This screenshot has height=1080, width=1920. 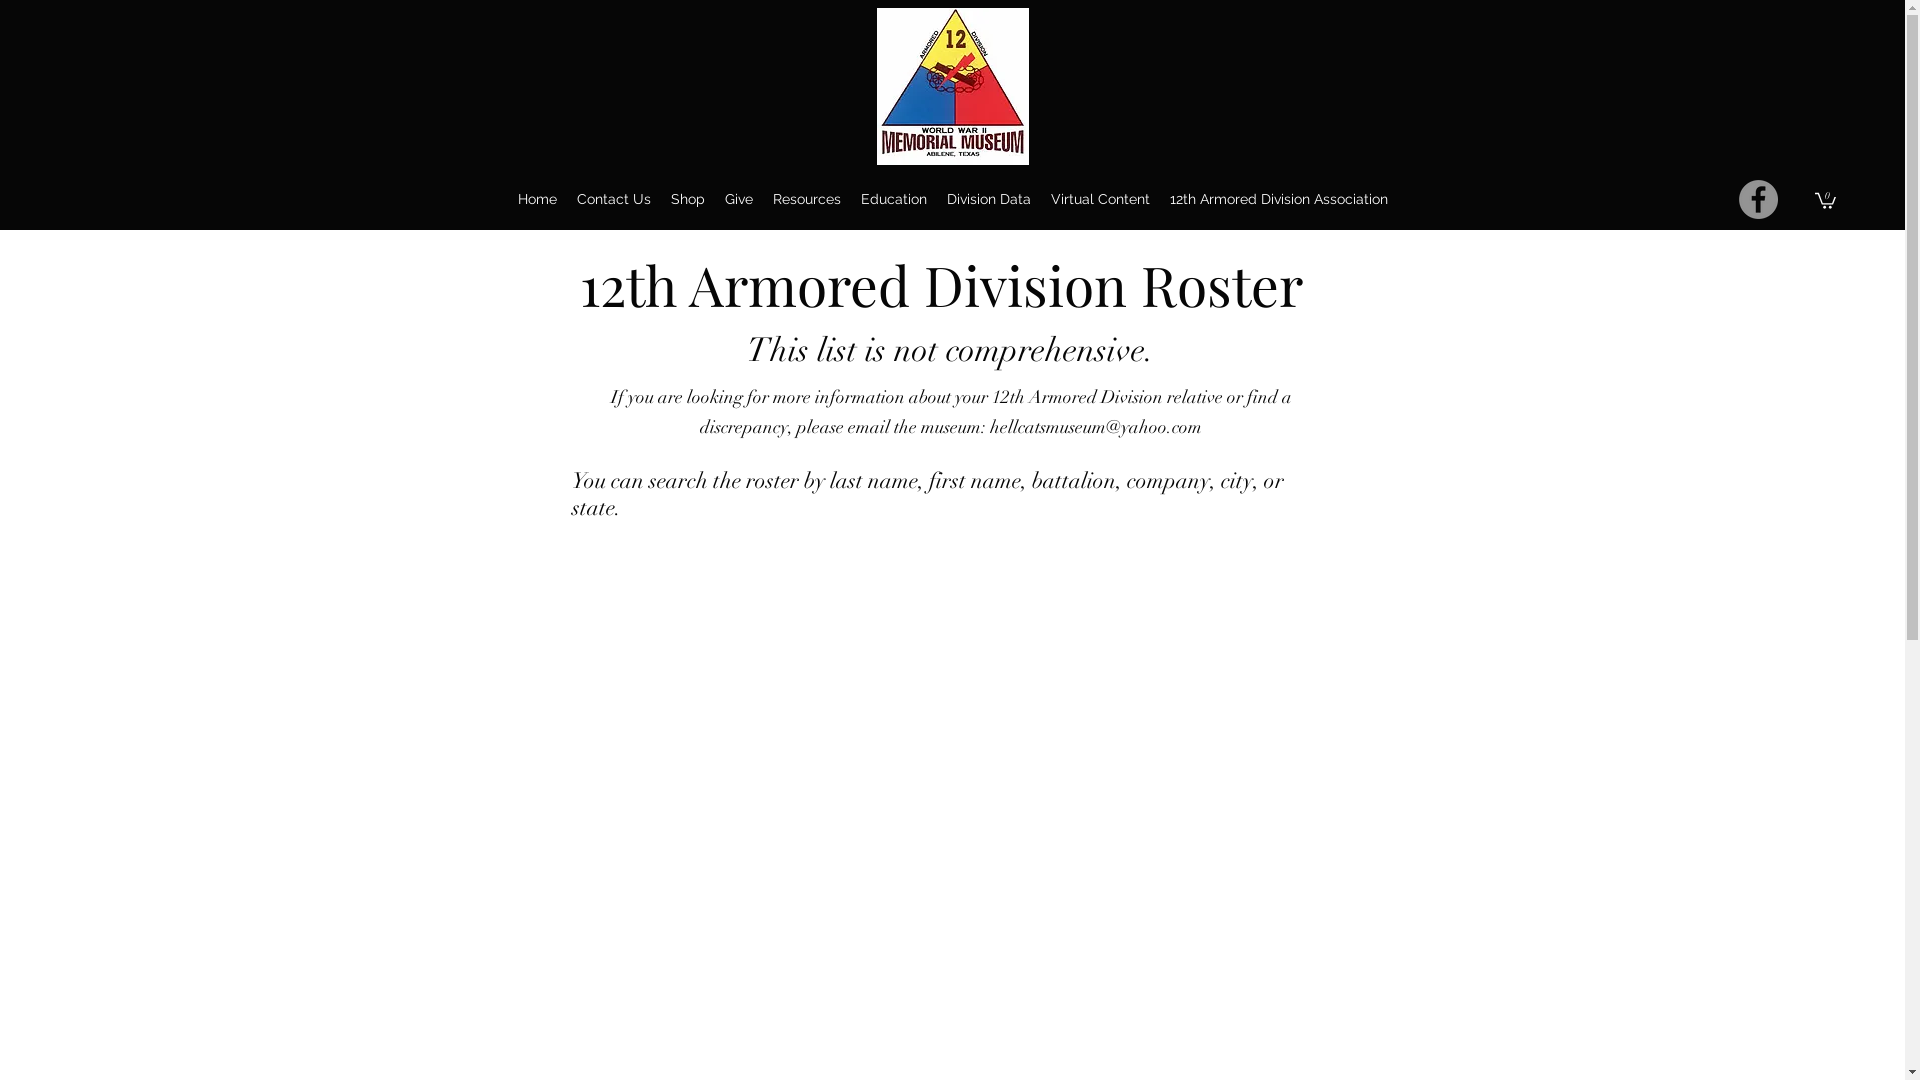 I want to click on 'Home', so click(x=537, y=199).